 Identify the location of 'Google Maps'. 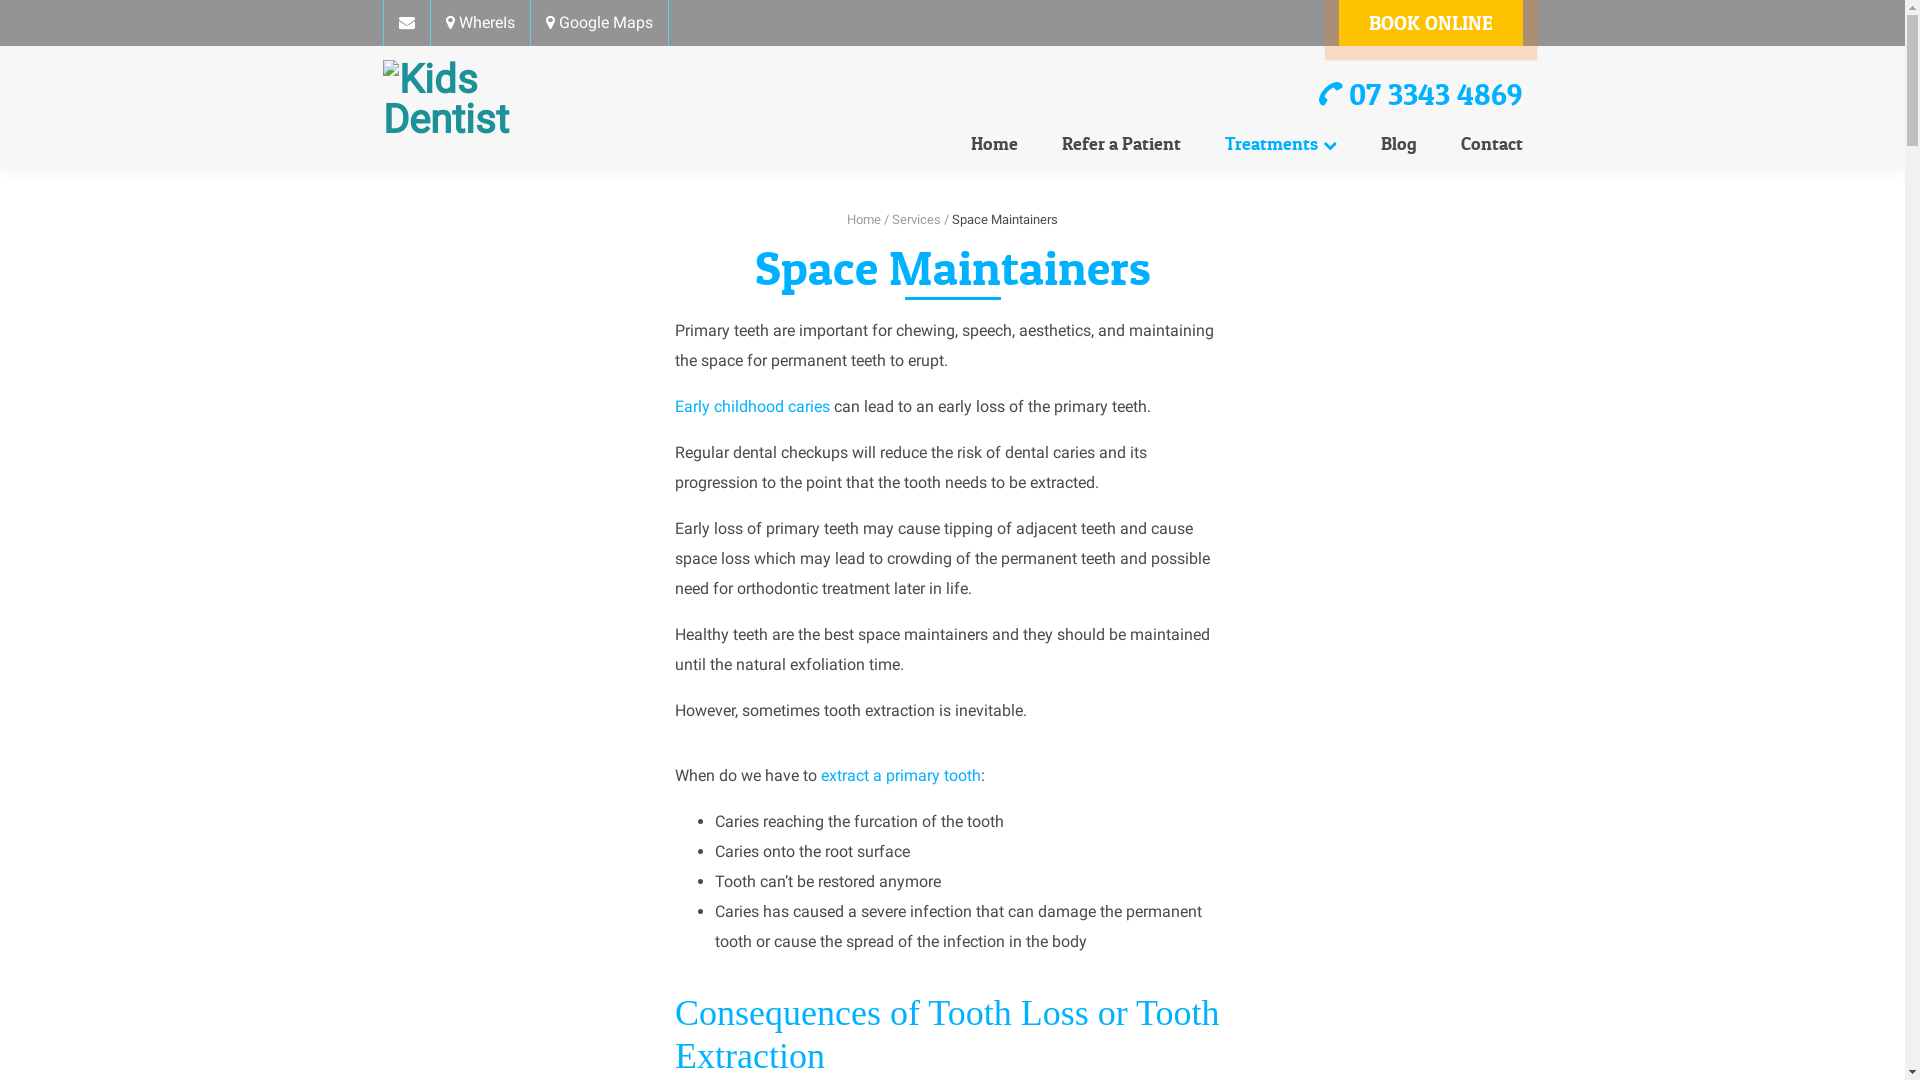
(529, 23).